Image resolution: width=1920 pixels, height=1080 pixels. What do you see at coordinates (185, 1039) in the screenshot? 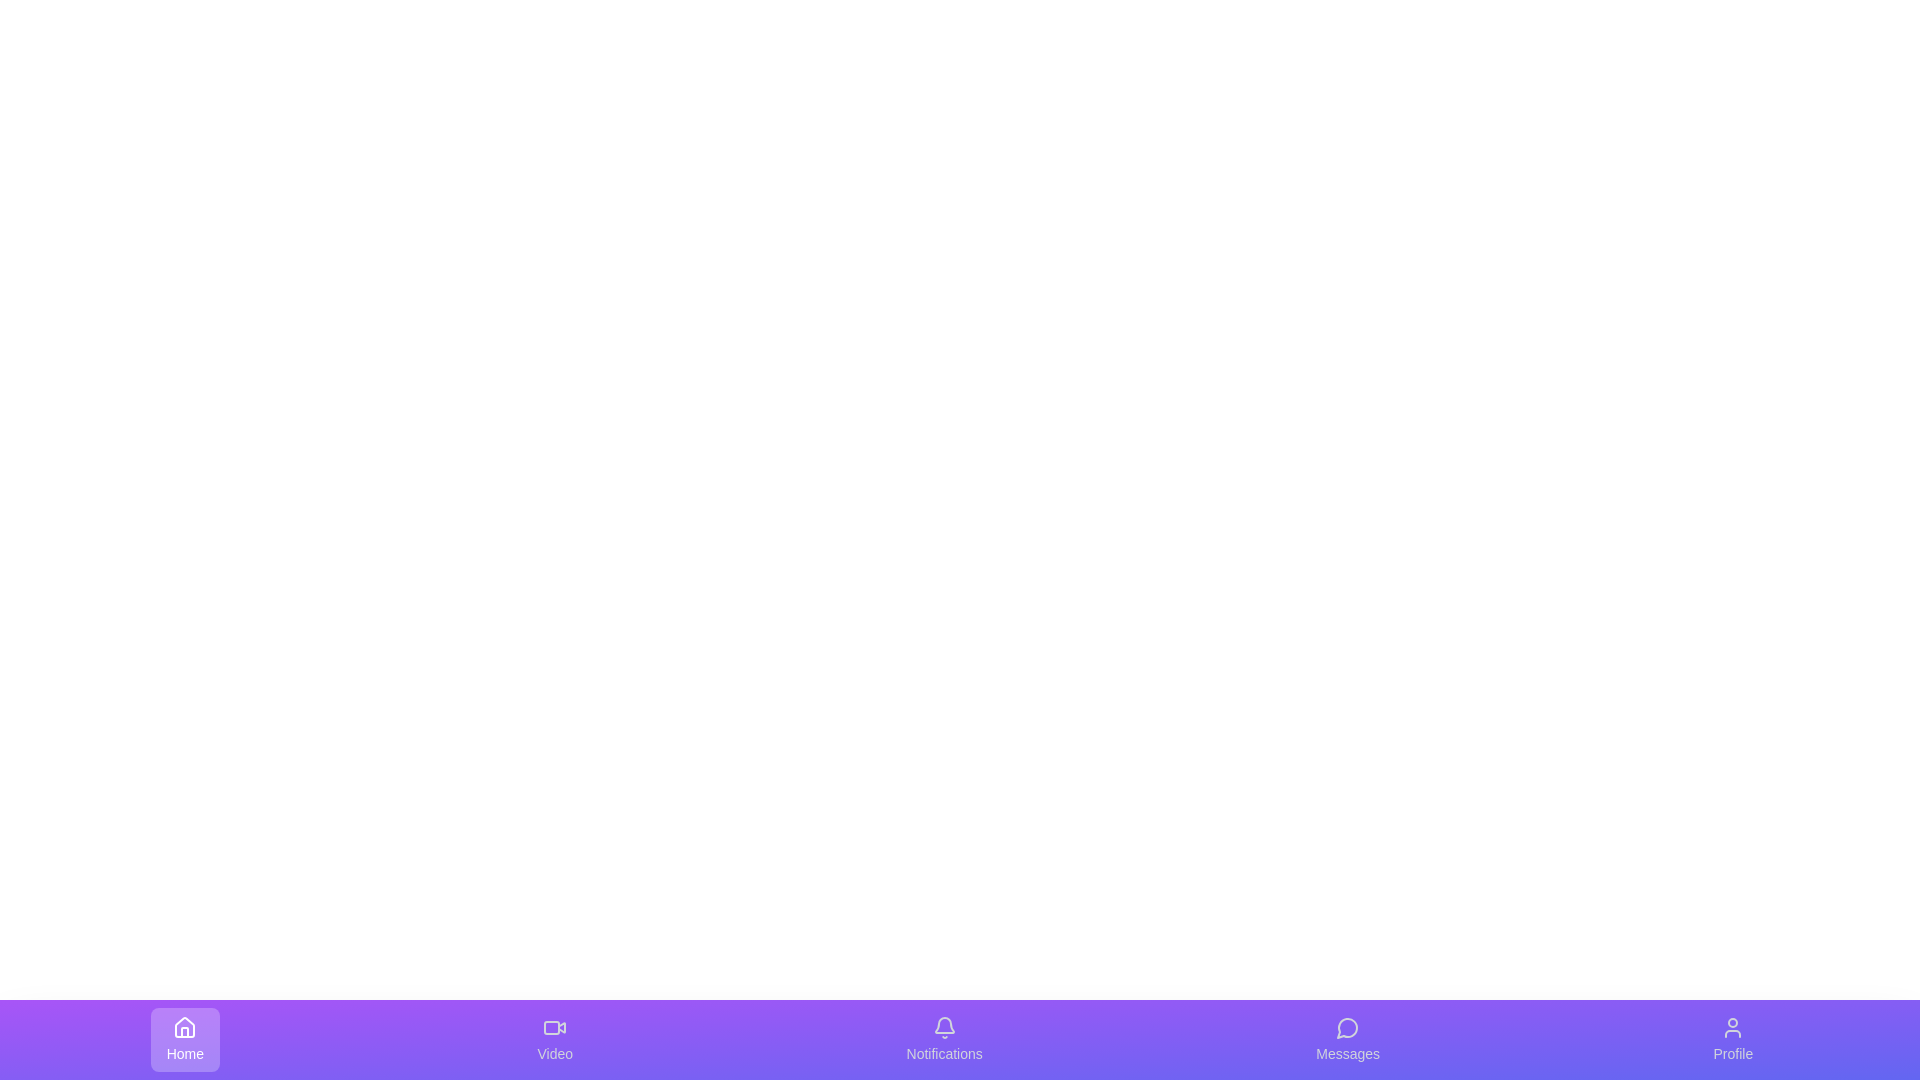
I see `the icon for Home to trigger visual feedback` at bounding box center [185, 1039].